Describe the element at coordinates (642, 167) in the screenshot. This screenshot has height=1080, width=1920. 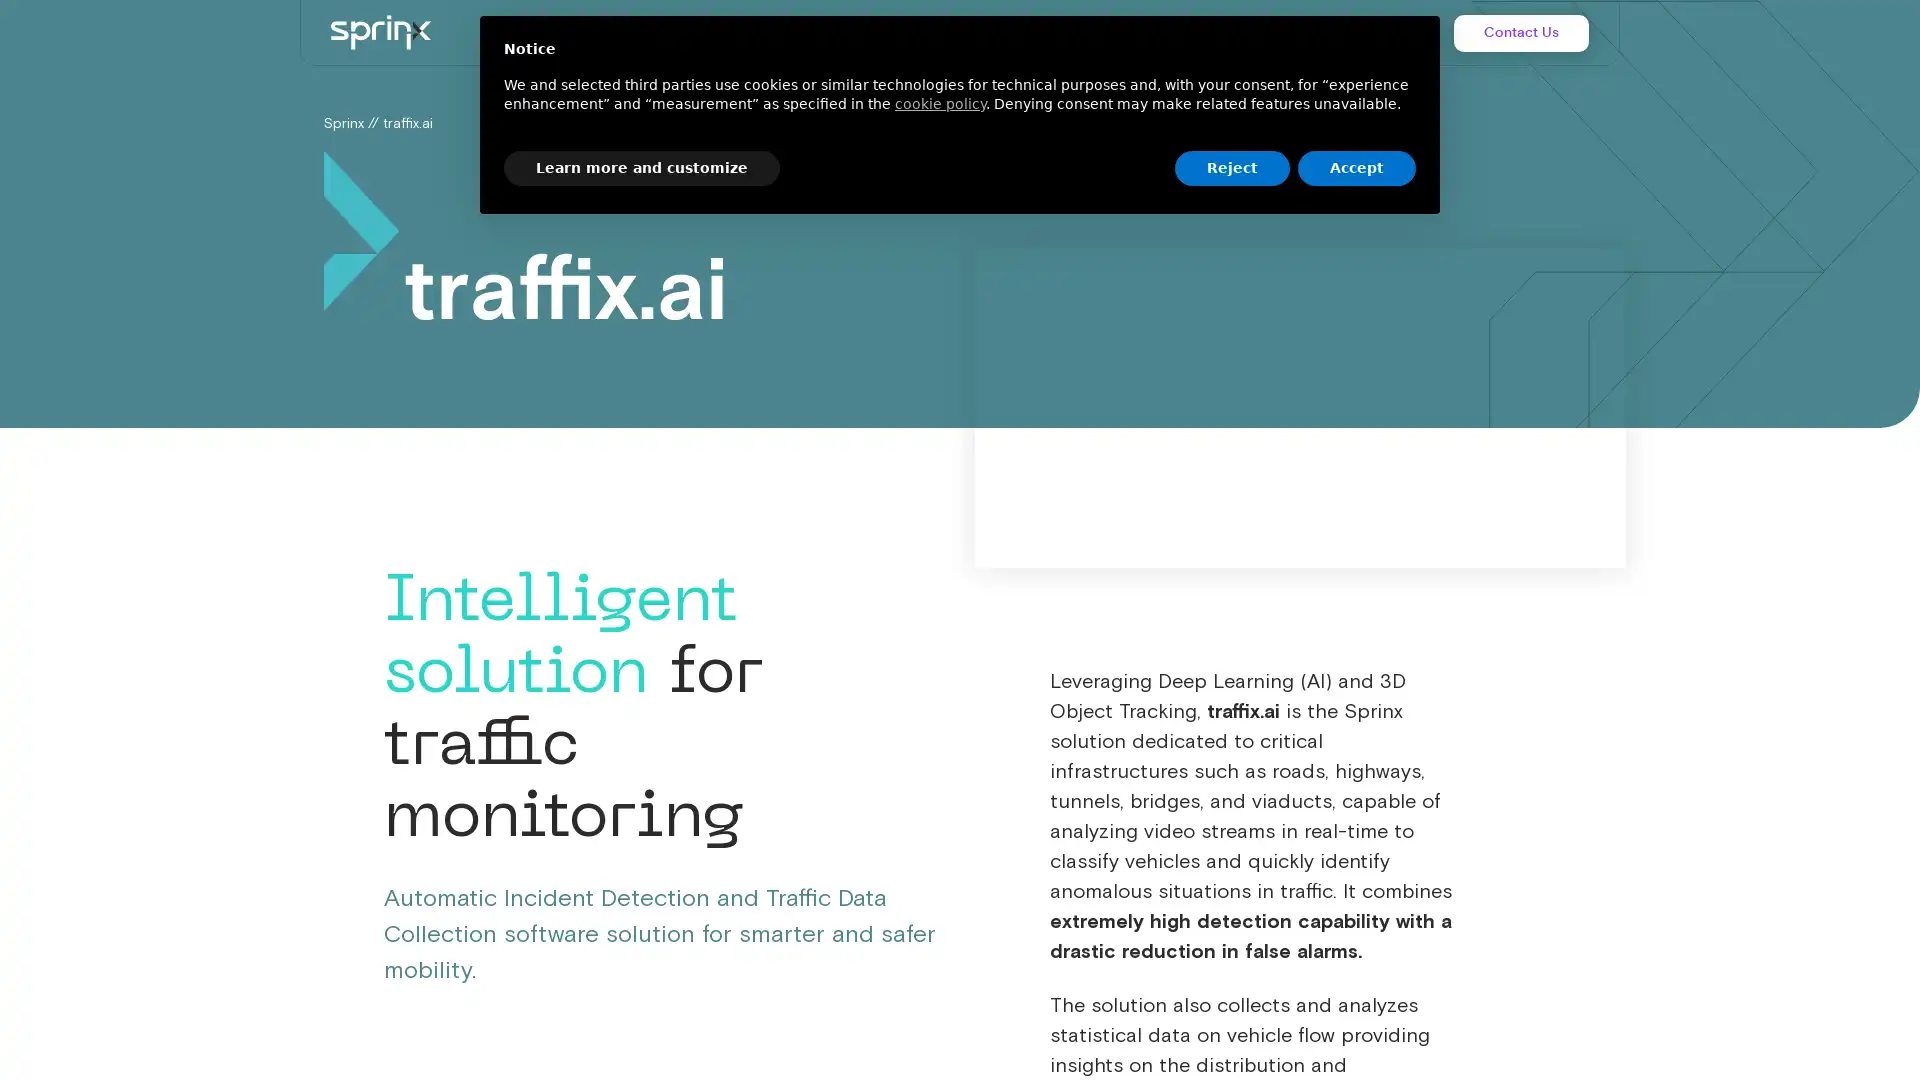
I see `Learn more and customize` at that location.